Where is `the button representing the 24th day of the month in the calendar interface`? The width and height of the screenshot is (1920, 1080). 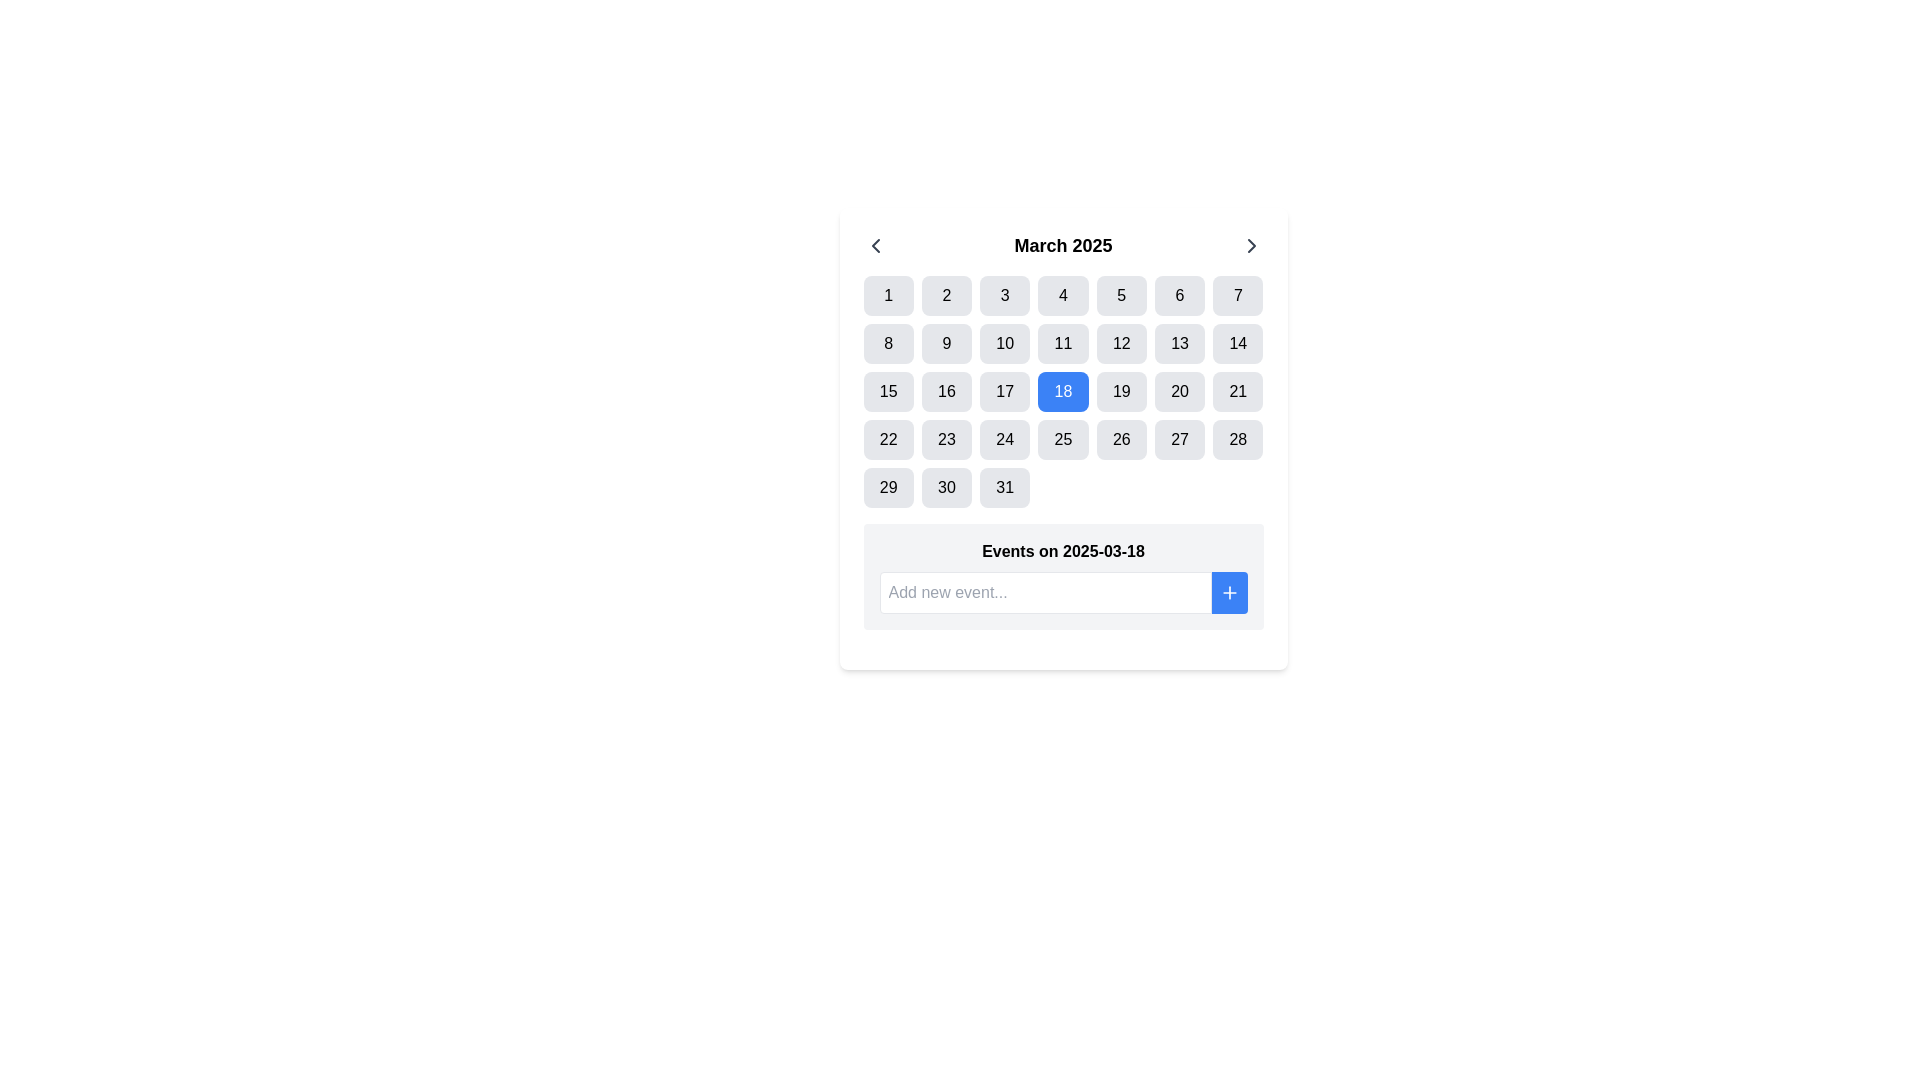
the button representing the 24th day of the month in the calendar interface is located at coordinates (1005, 438).